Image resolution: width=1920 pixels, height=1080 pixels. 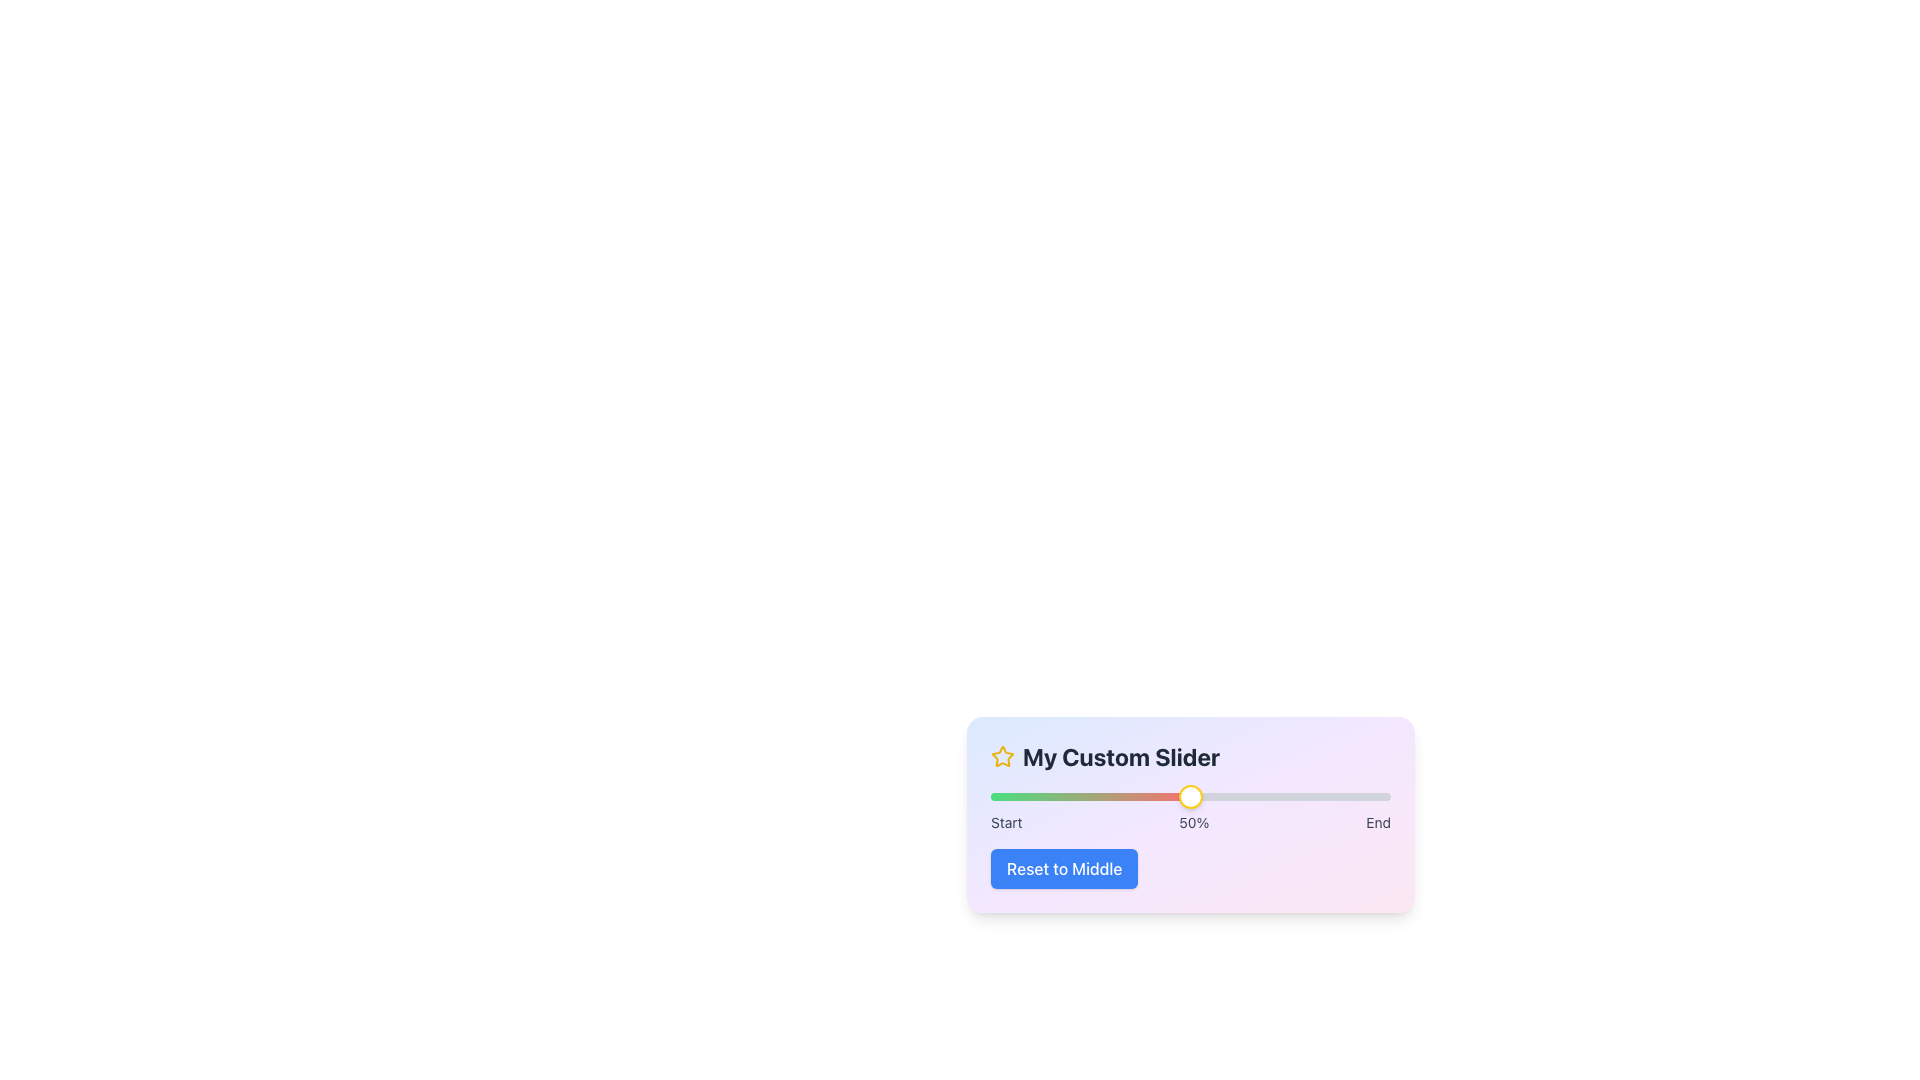 I want to click on the slider, so click(x=1163, y=796).